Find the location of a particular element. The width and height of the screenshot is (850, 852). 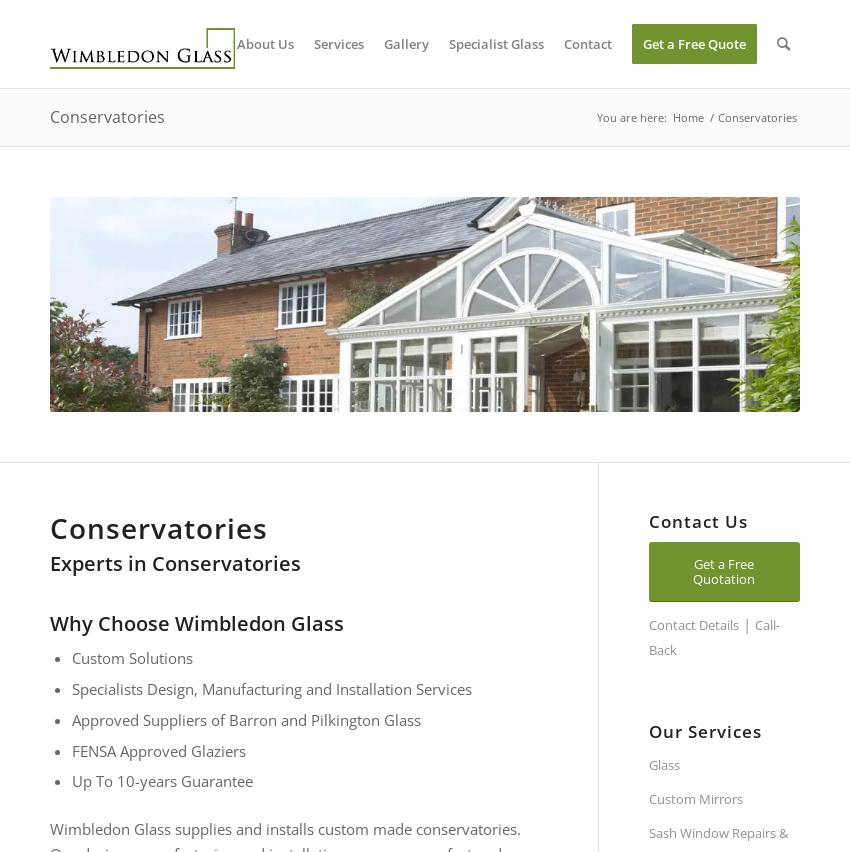

'Contact Us' is located at coordinates (648, 519).